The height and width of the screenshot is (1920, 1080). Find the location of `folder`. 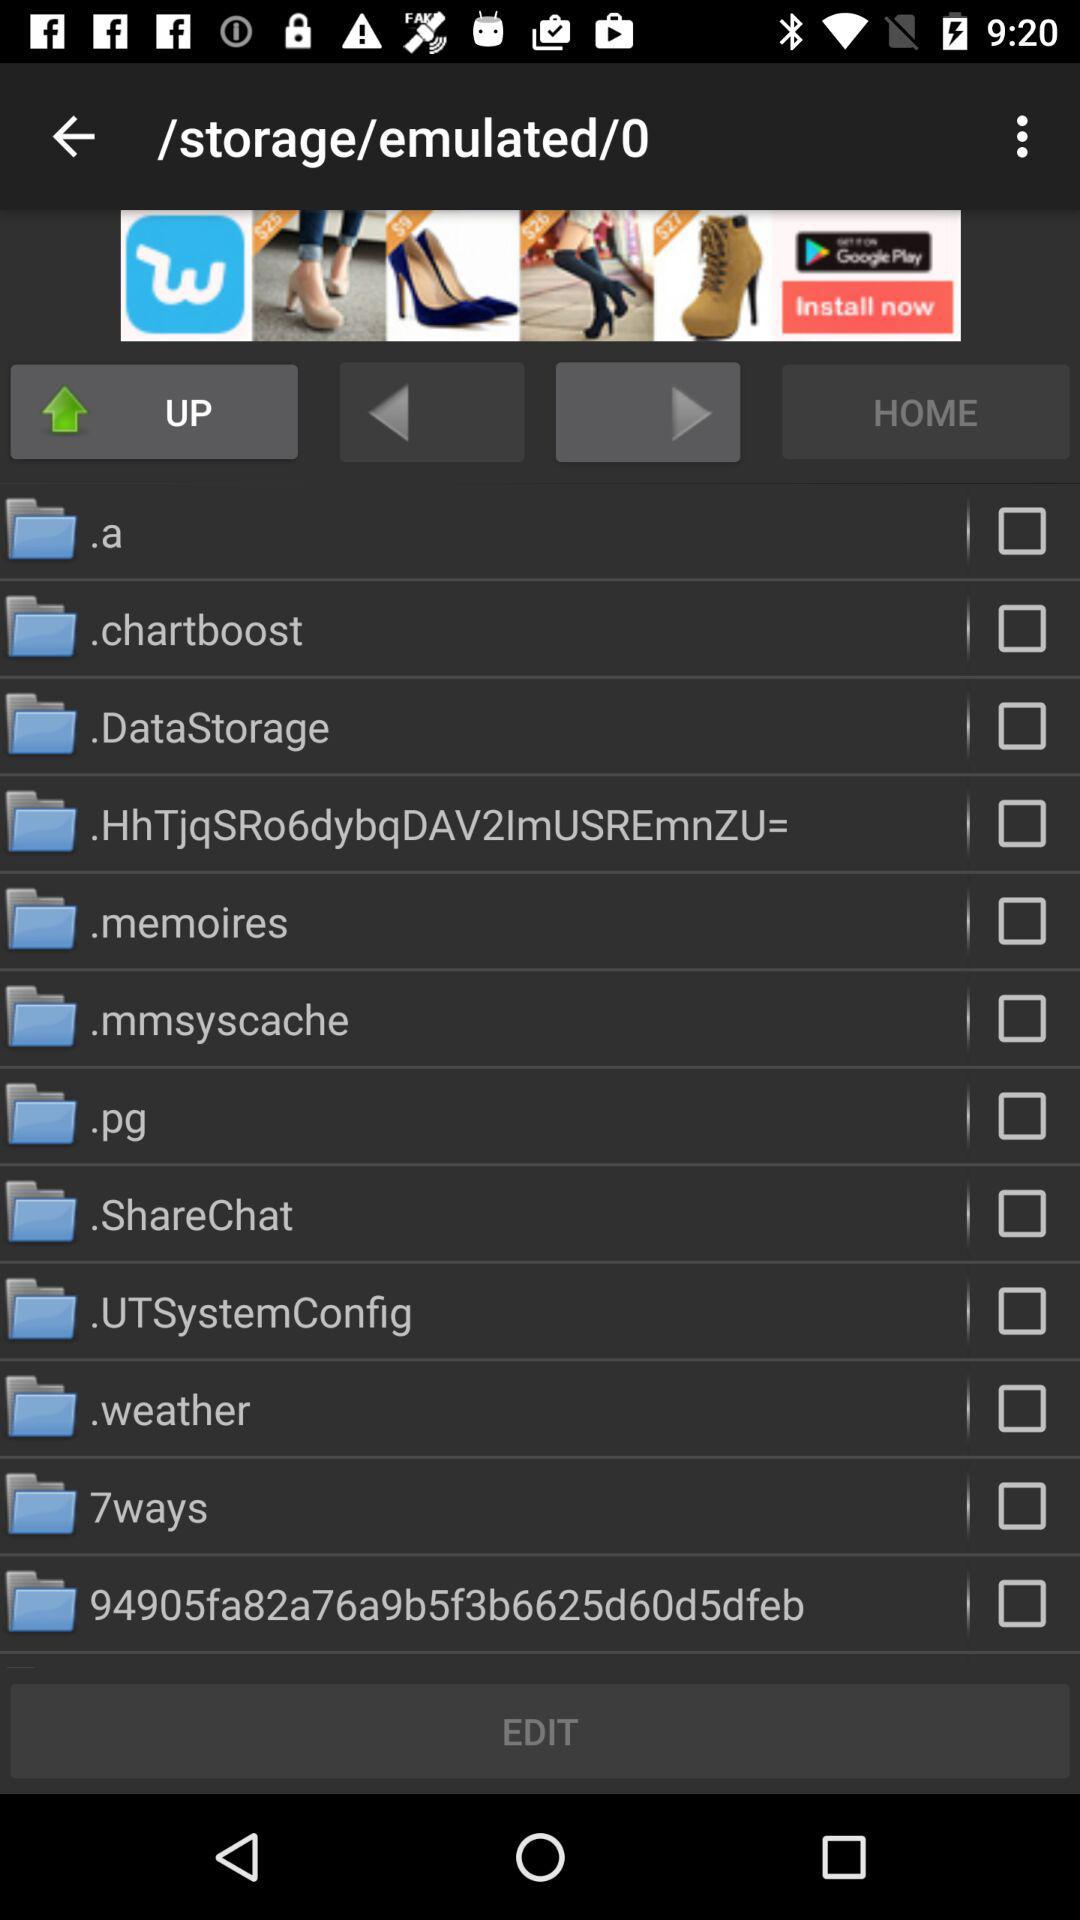

folder is located at coordinates (1024, 1212).